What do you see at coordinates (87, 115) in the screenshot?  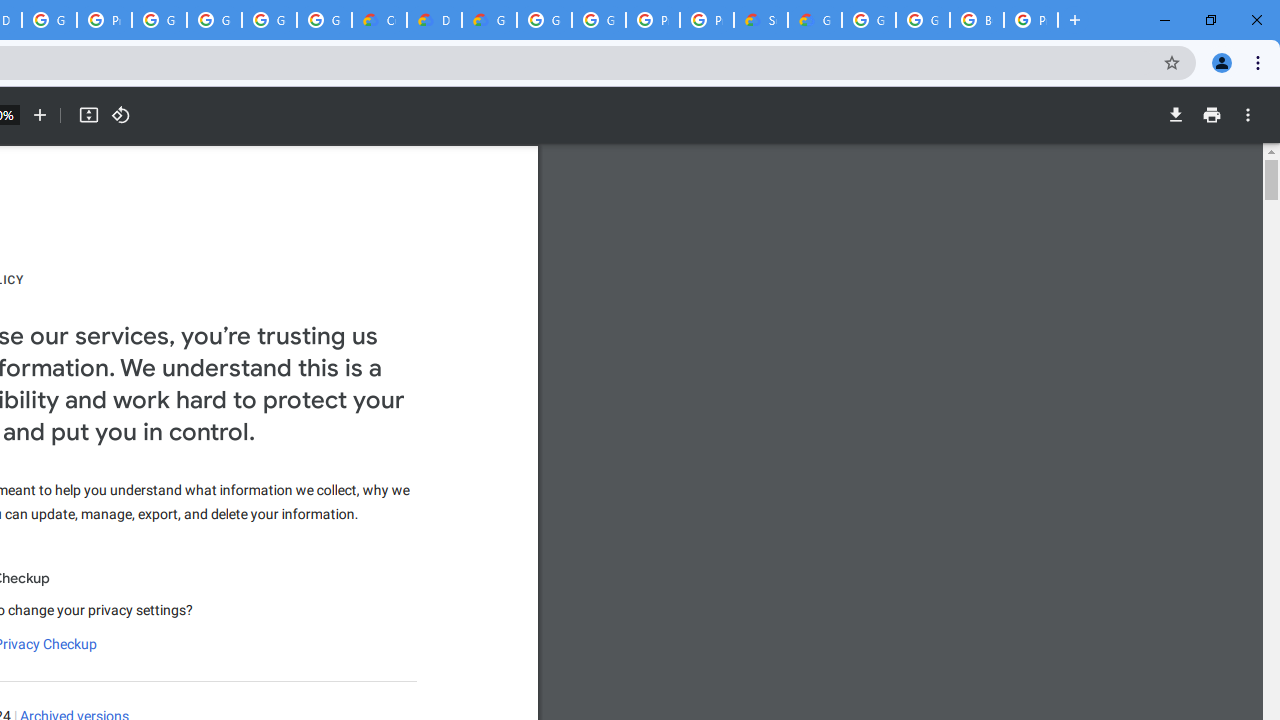 I see `'Fit to page'` at bounding box center [87, 115].